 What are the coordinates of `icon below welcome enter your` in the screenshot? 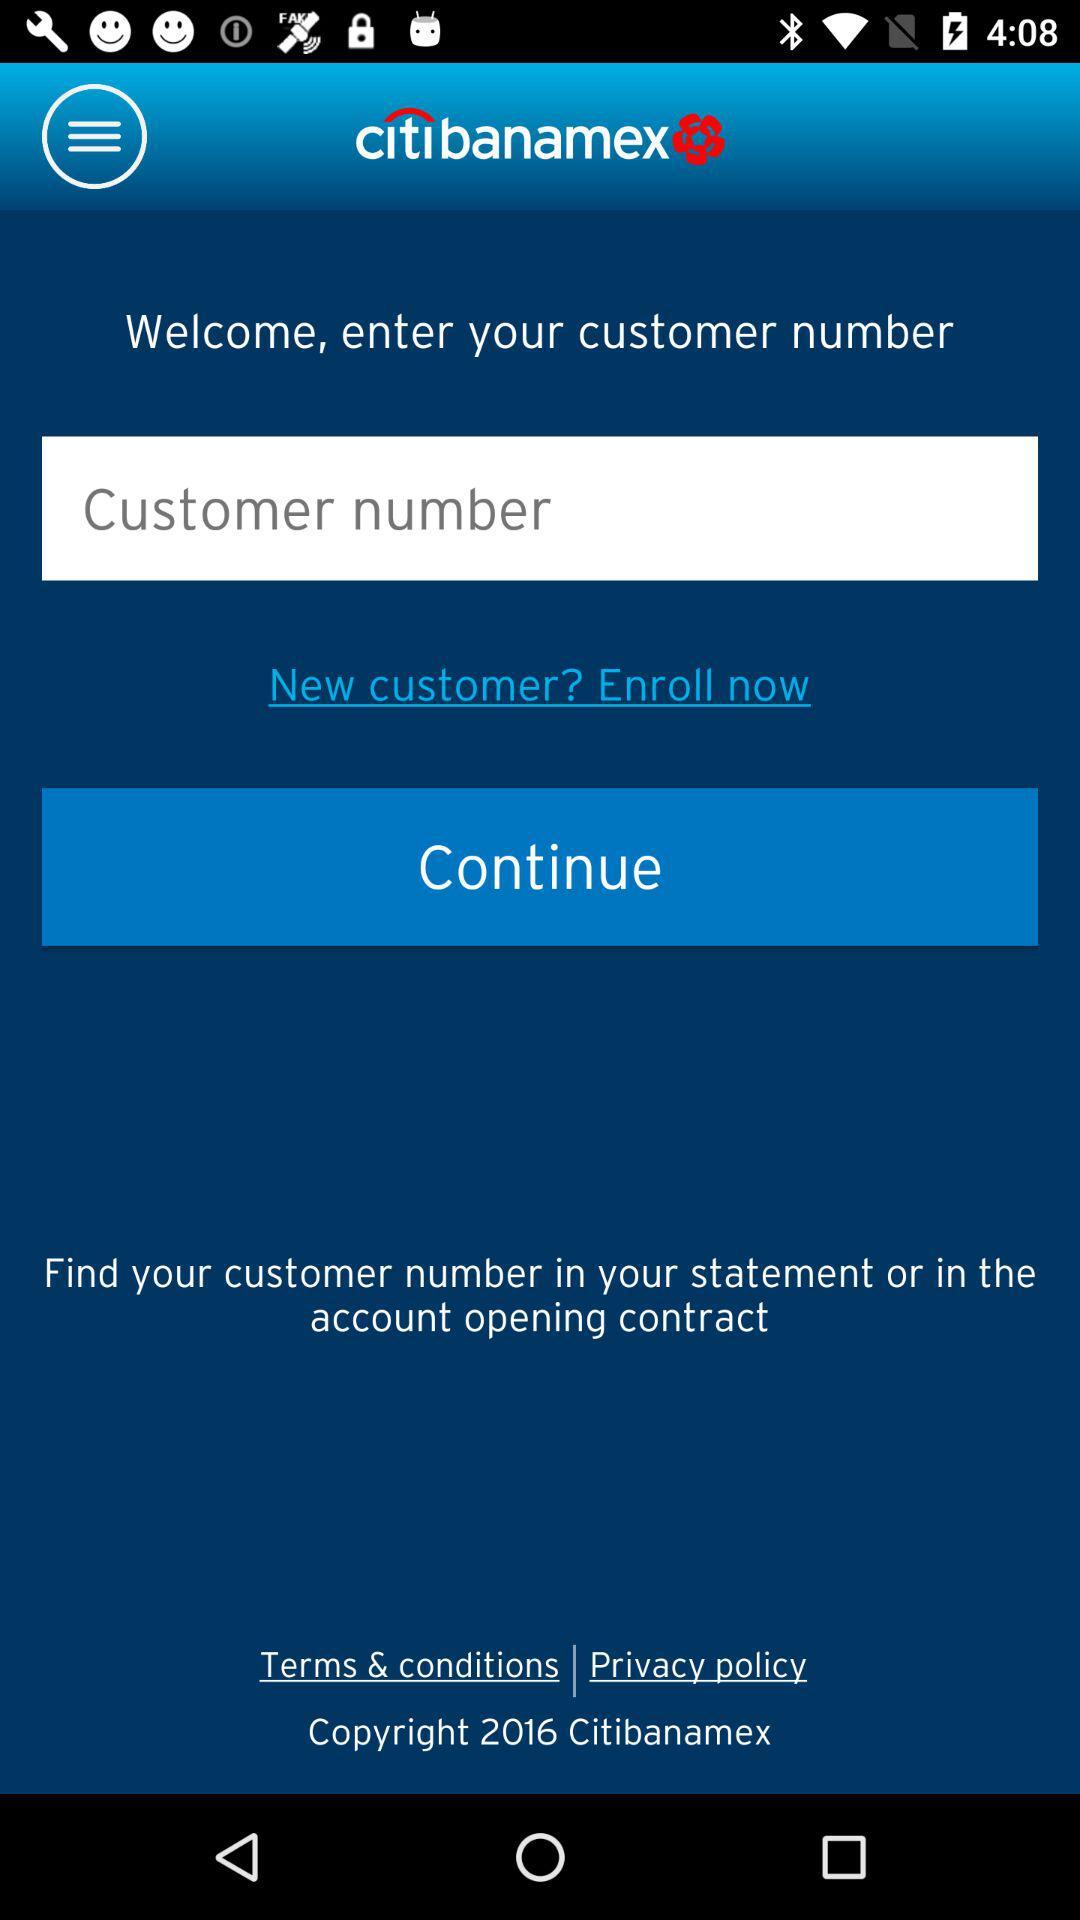 It's located at (540, 508).